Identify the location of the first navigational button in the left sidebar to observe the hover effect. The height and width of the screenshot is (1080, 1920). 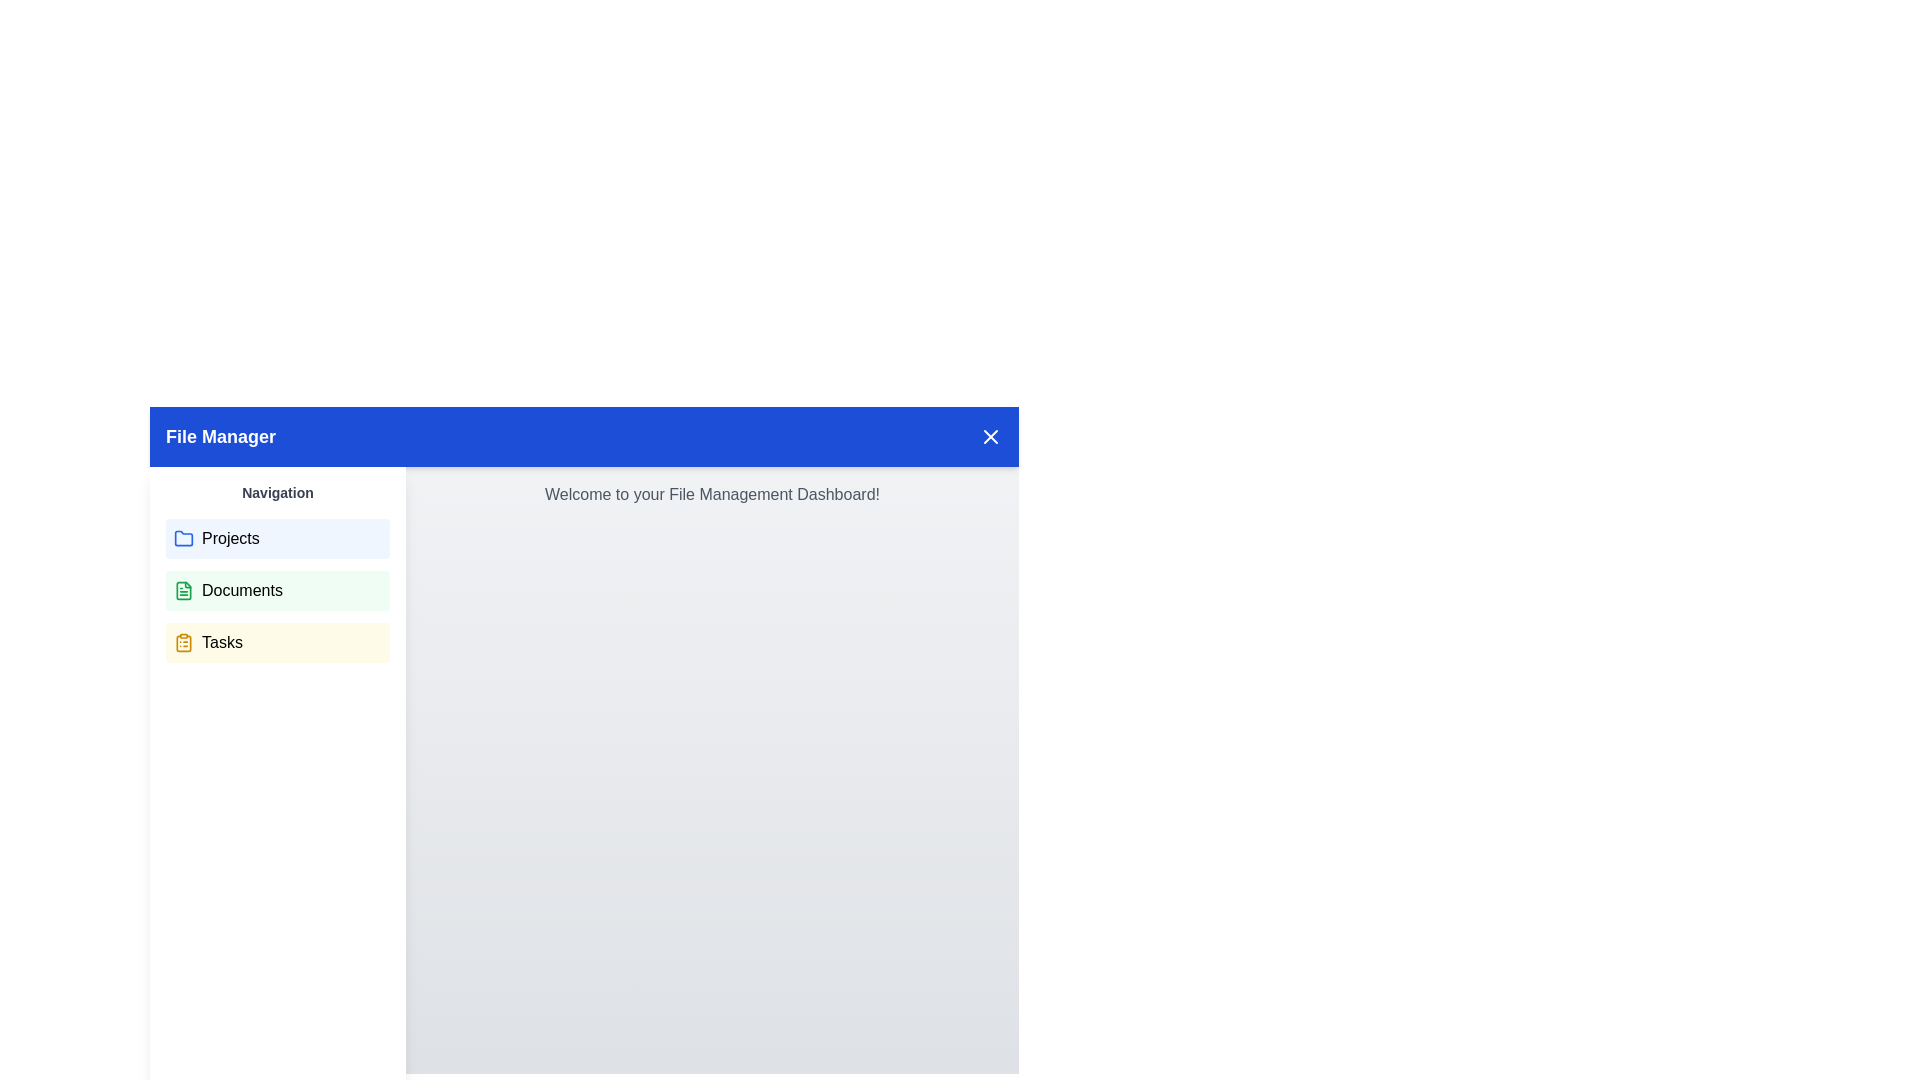
(277, 538).